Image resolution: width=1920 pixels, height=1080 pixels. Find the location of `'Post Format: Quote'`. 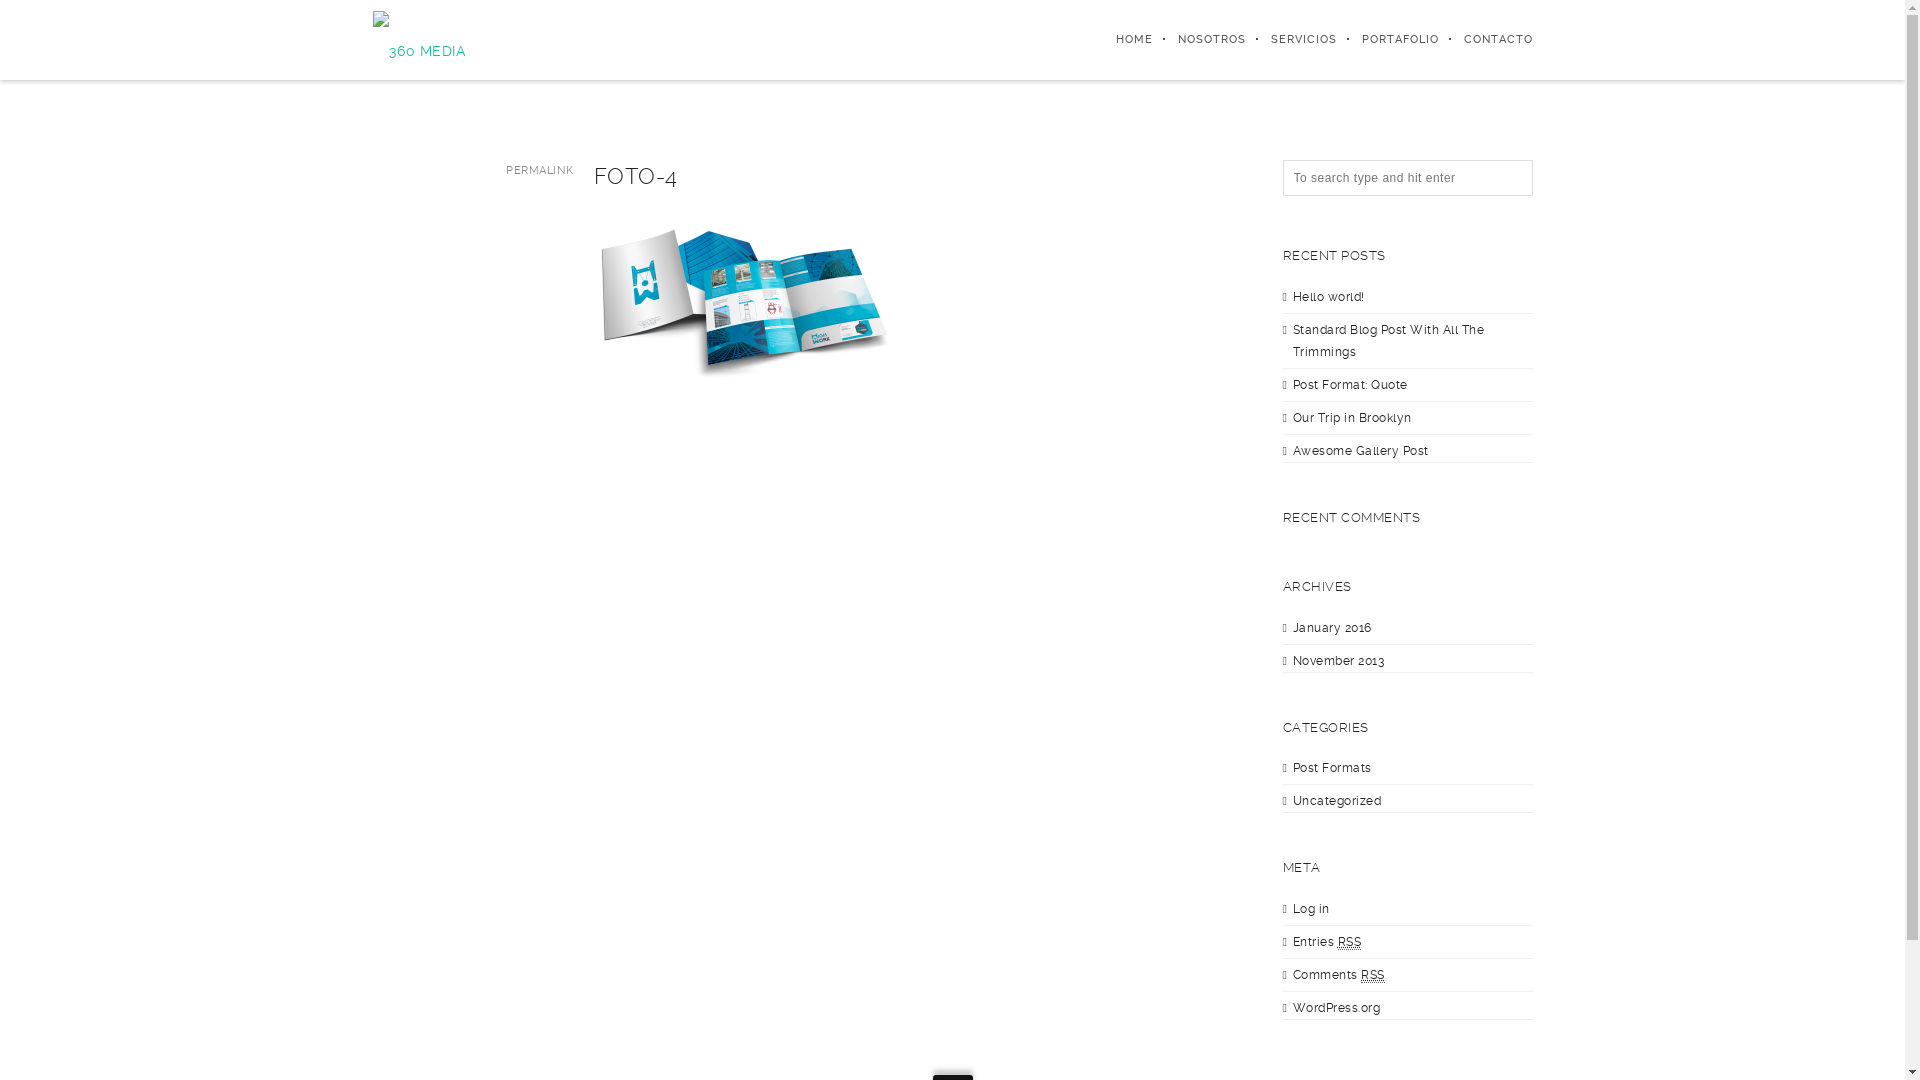

'Post Format: Quote' is located at coordinates (1349, 385).